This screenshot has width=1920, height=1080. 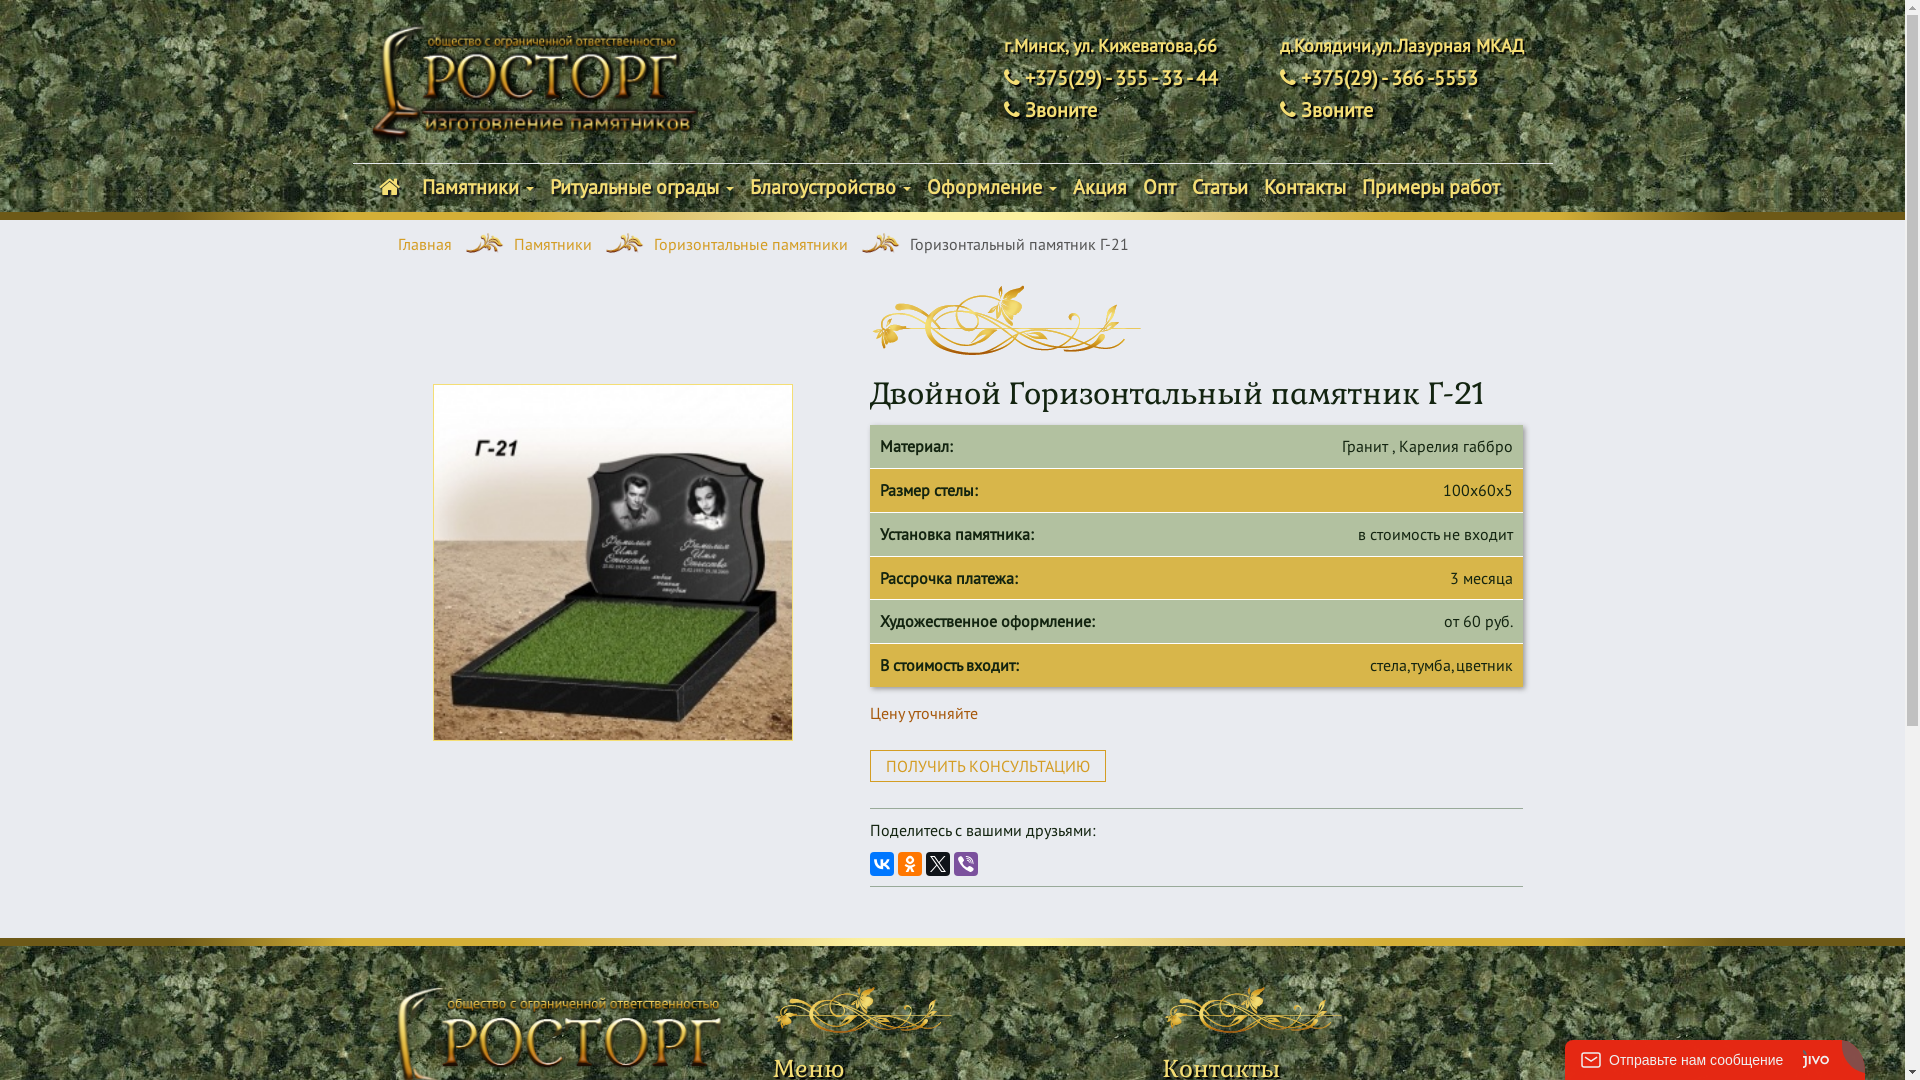 What do you see at coordinates (965, 863) in the screenshot?
I see `'Viber'` at bounding box center [965, 863].